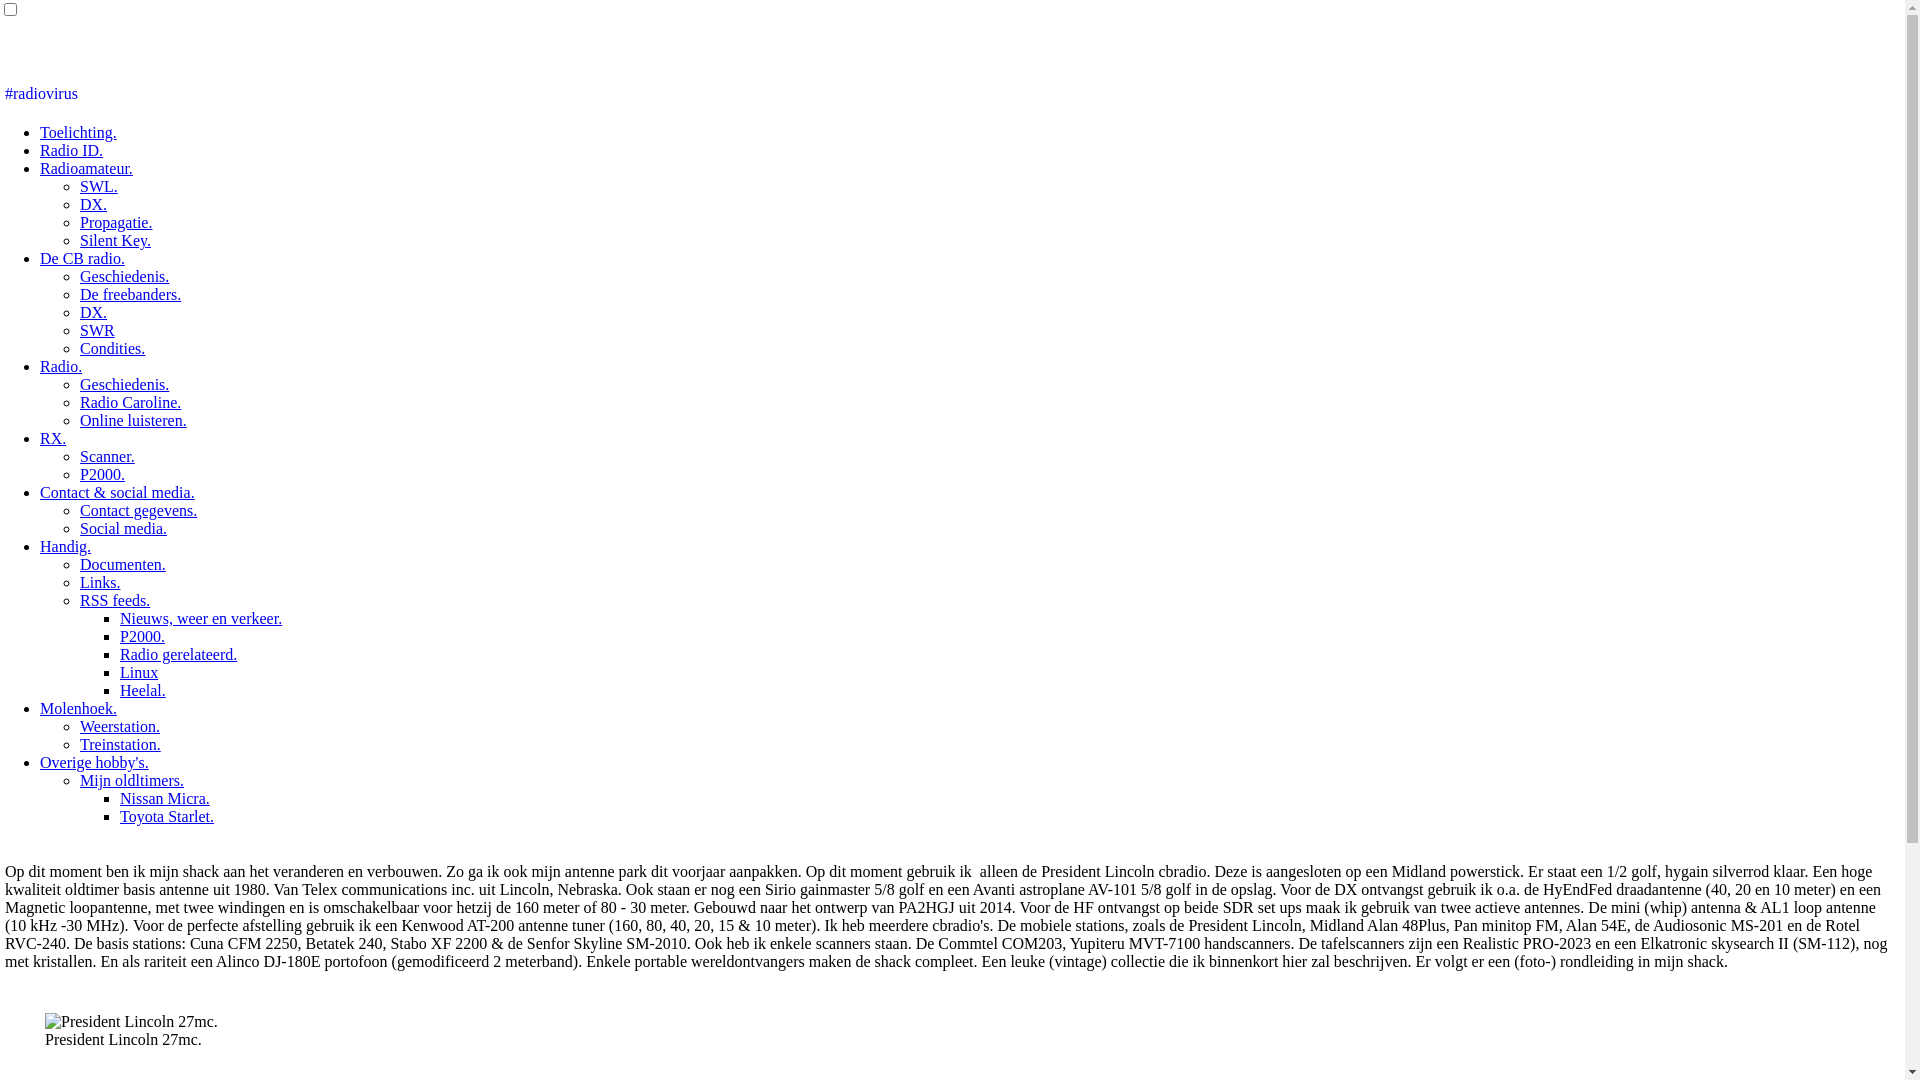 This screenshot has height=1080, width=1920. I want to click on 'Radio.', so click(61, 366).